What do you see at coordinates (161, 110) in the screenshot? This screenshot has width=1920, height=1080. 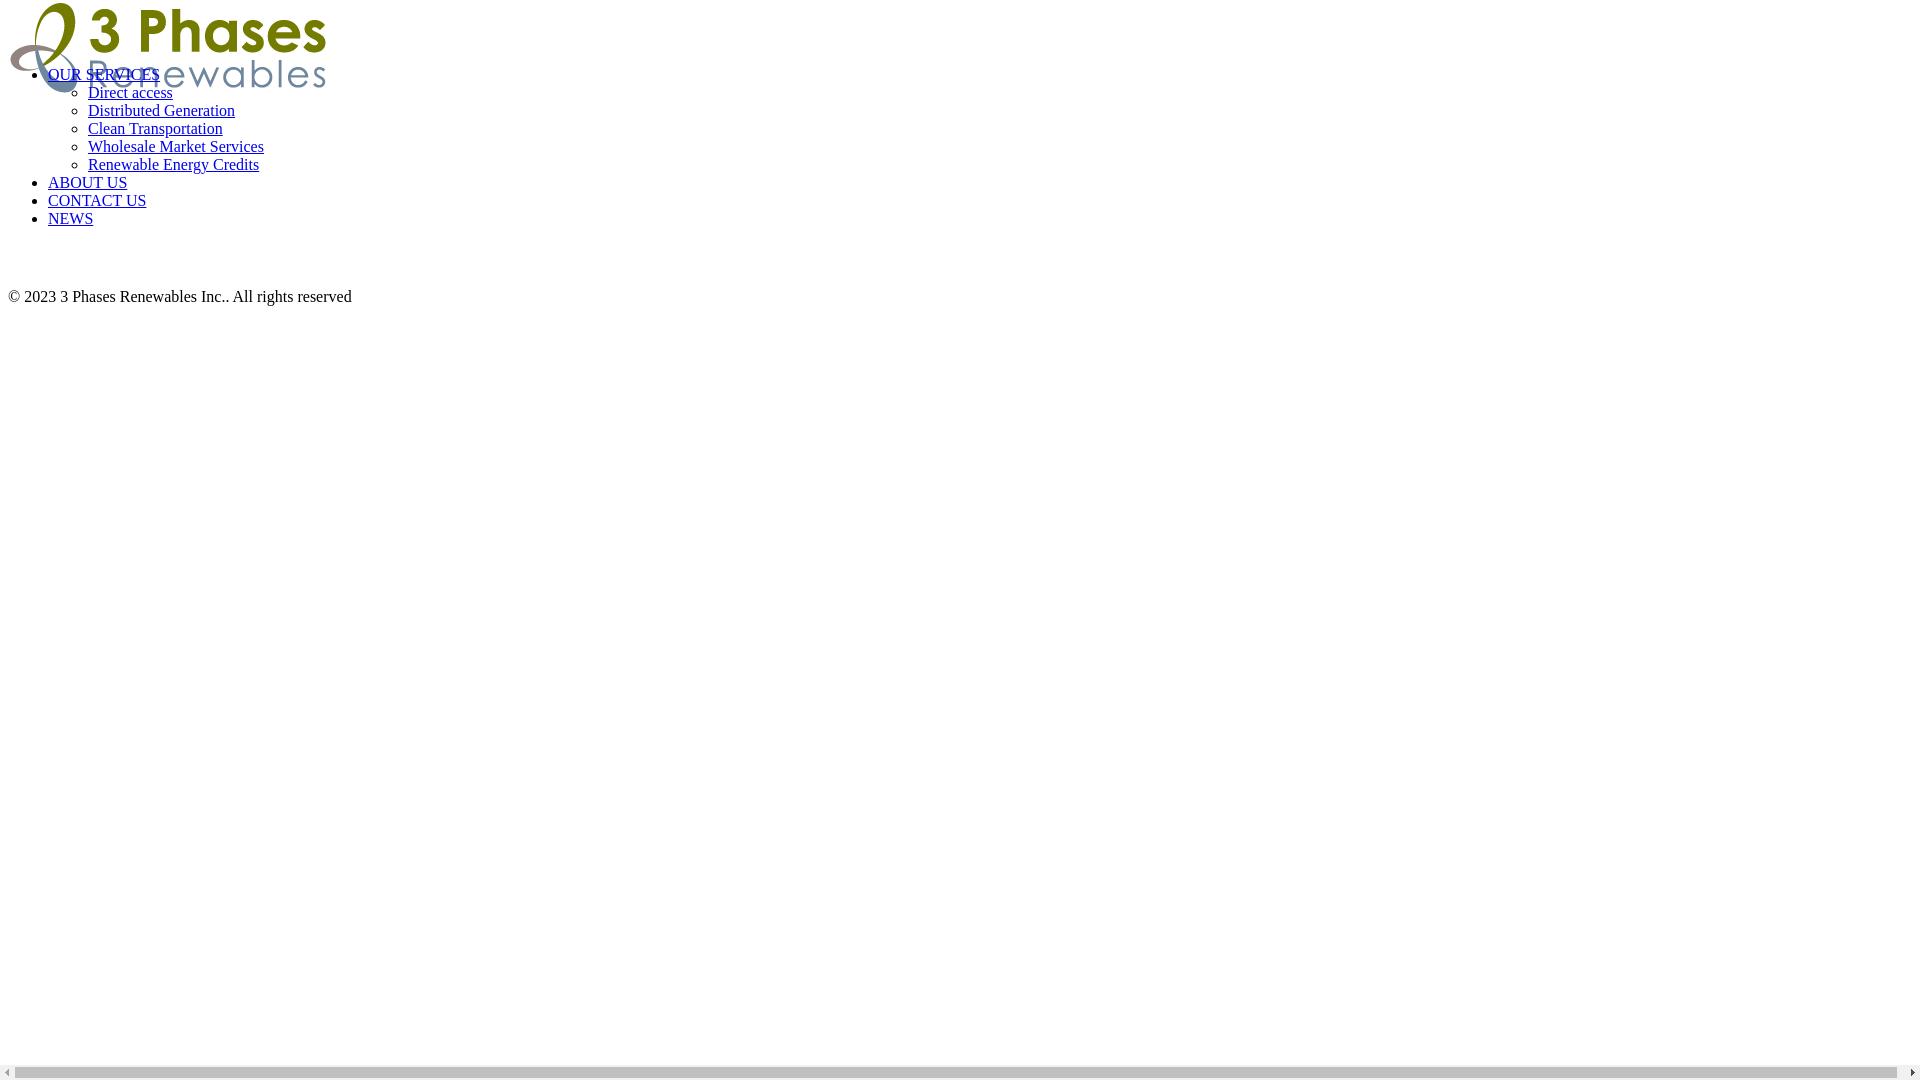 I see `'Distributed Generation'` at bounding box center [161, 110].